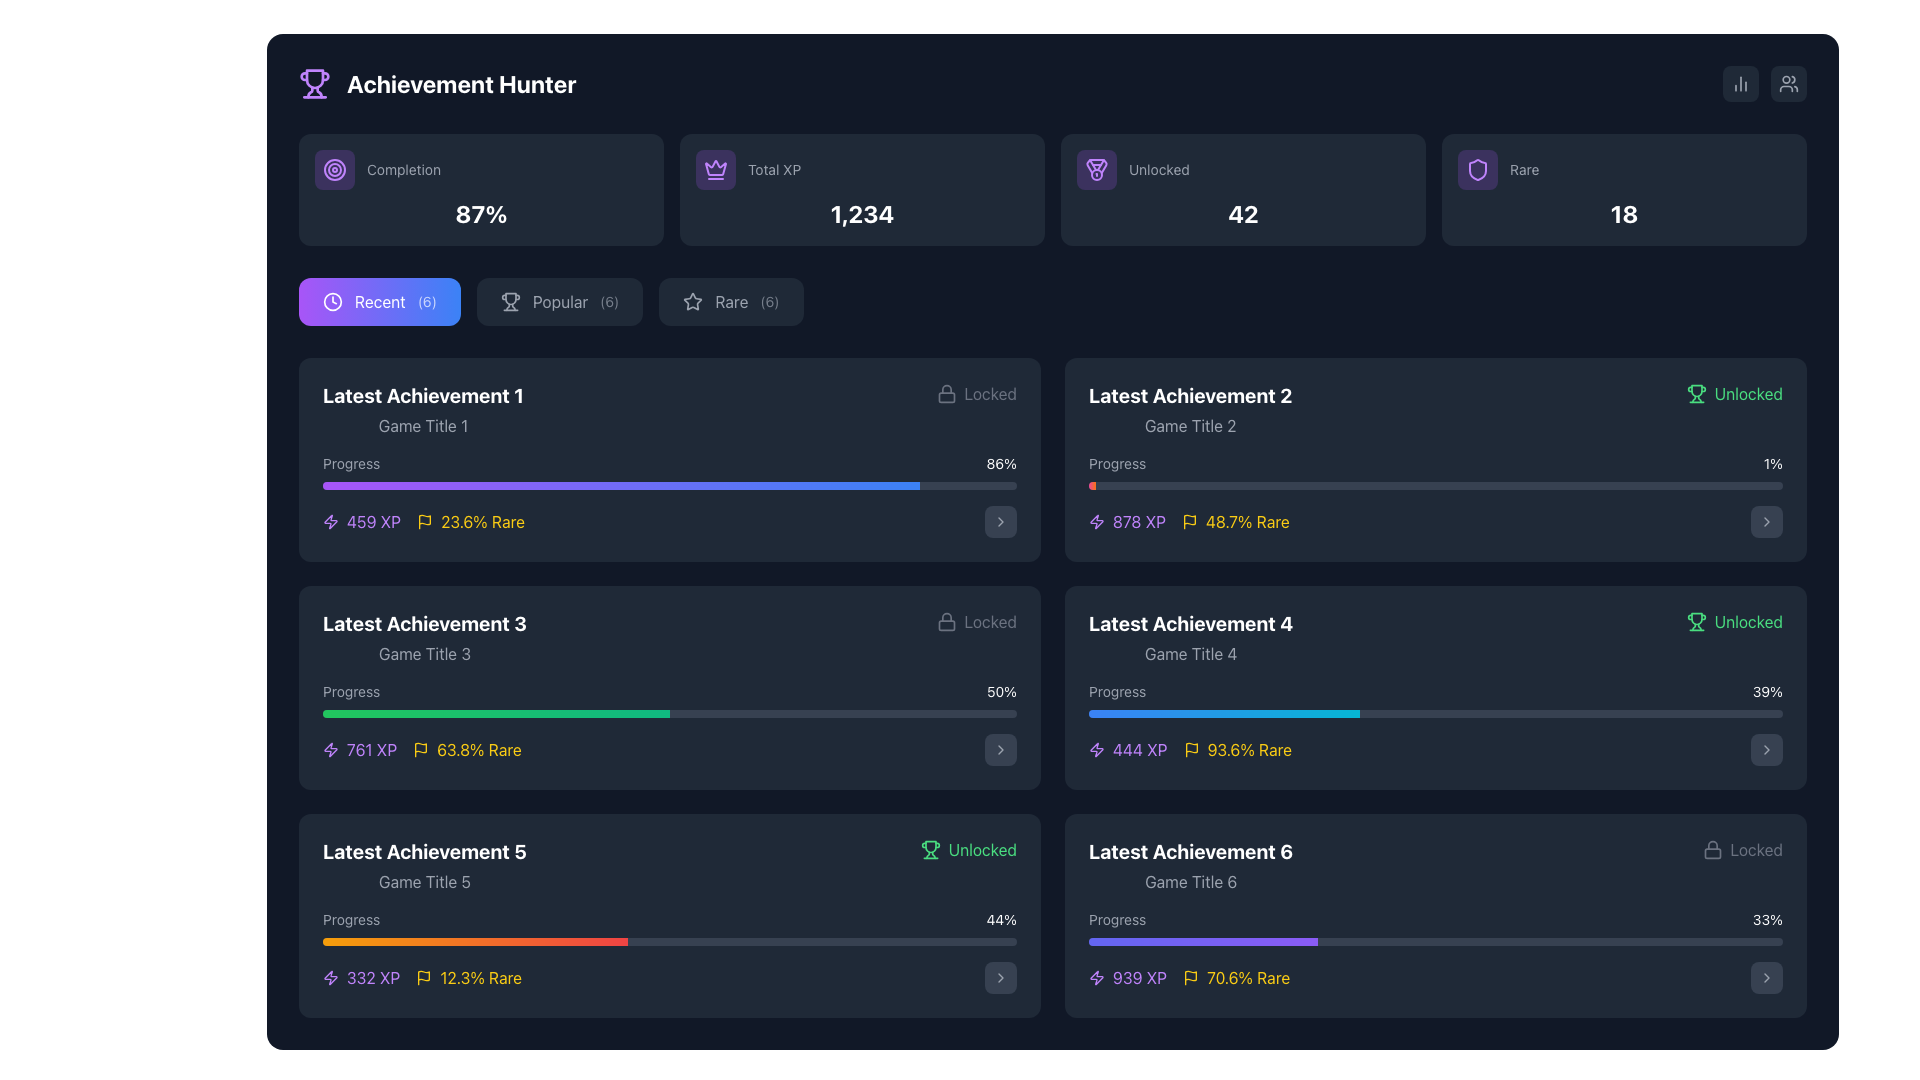 This screenshot has height=1080, width=1920. I want to click on the third button in the horizontal group of filter buttons, so click(730, 301).